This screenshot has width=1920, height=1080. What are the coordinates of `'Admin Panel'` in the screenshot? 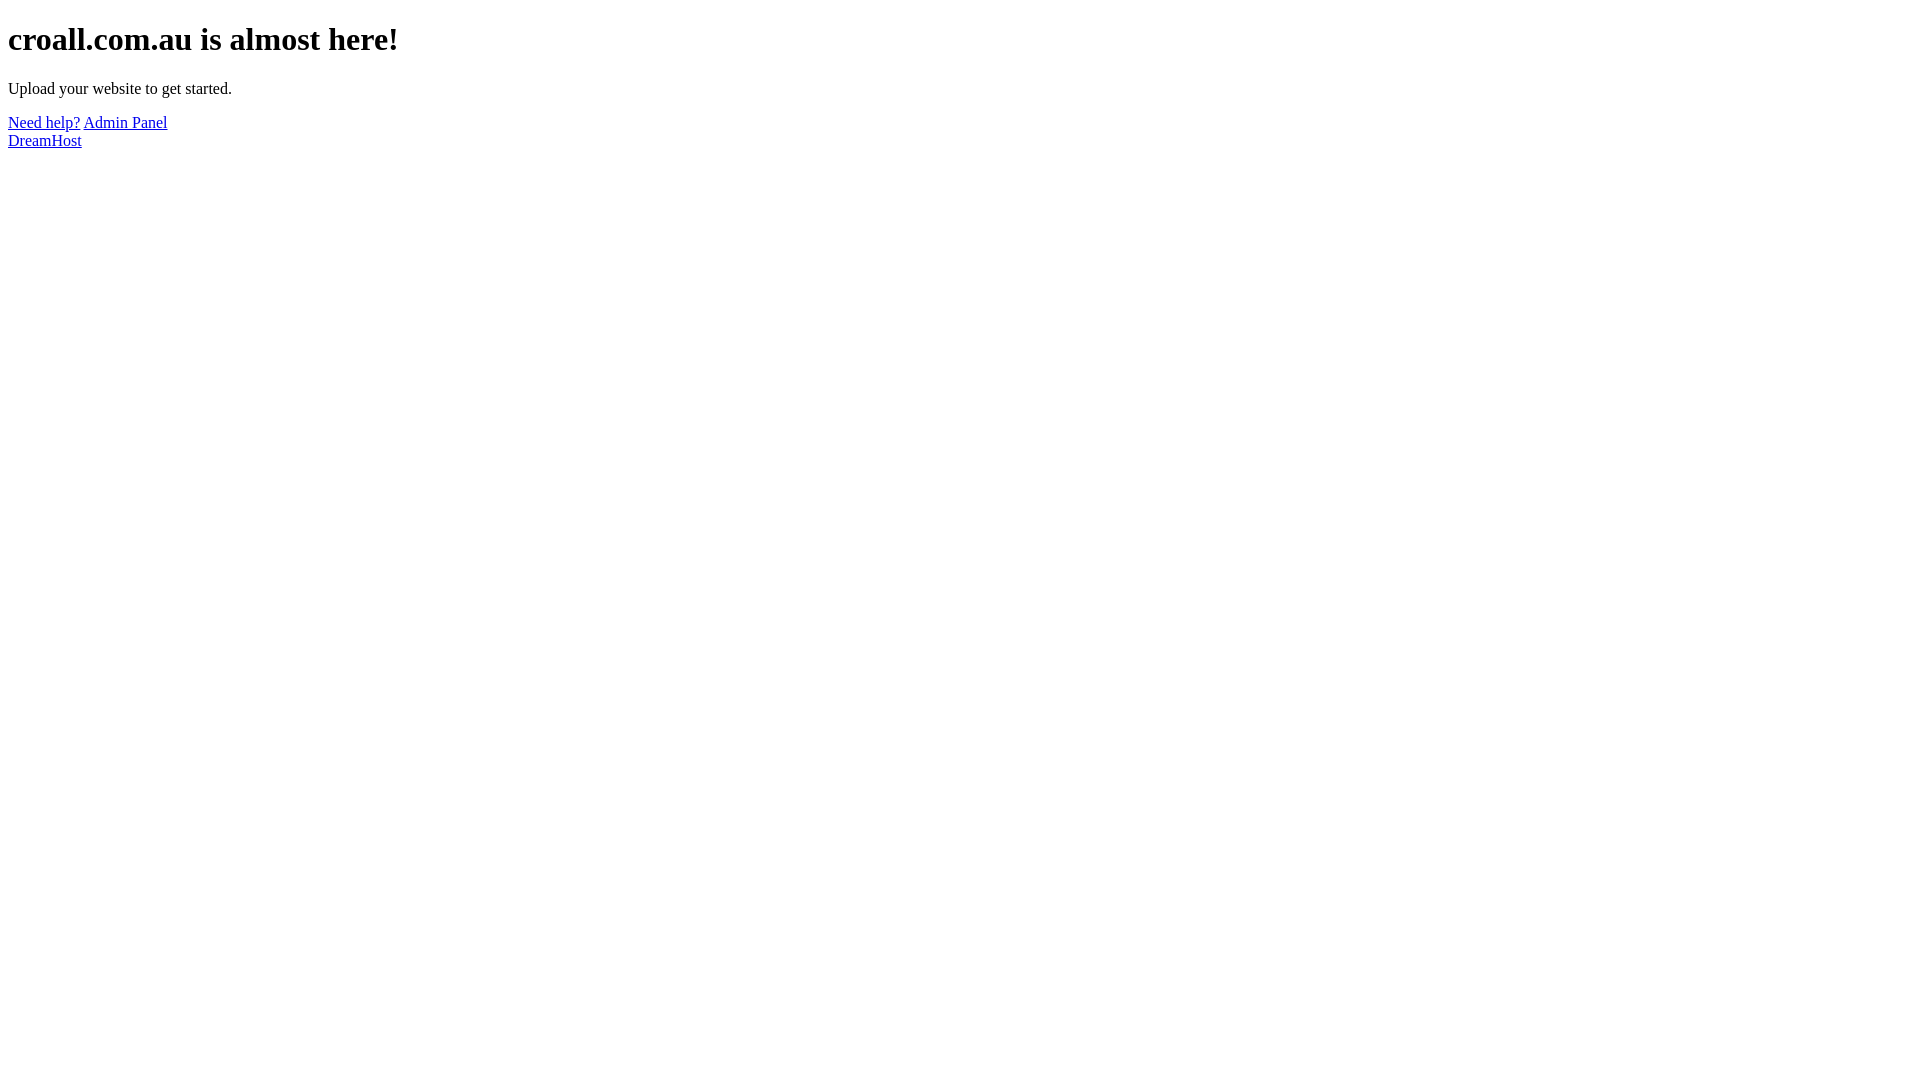 It's located at (124, 122).